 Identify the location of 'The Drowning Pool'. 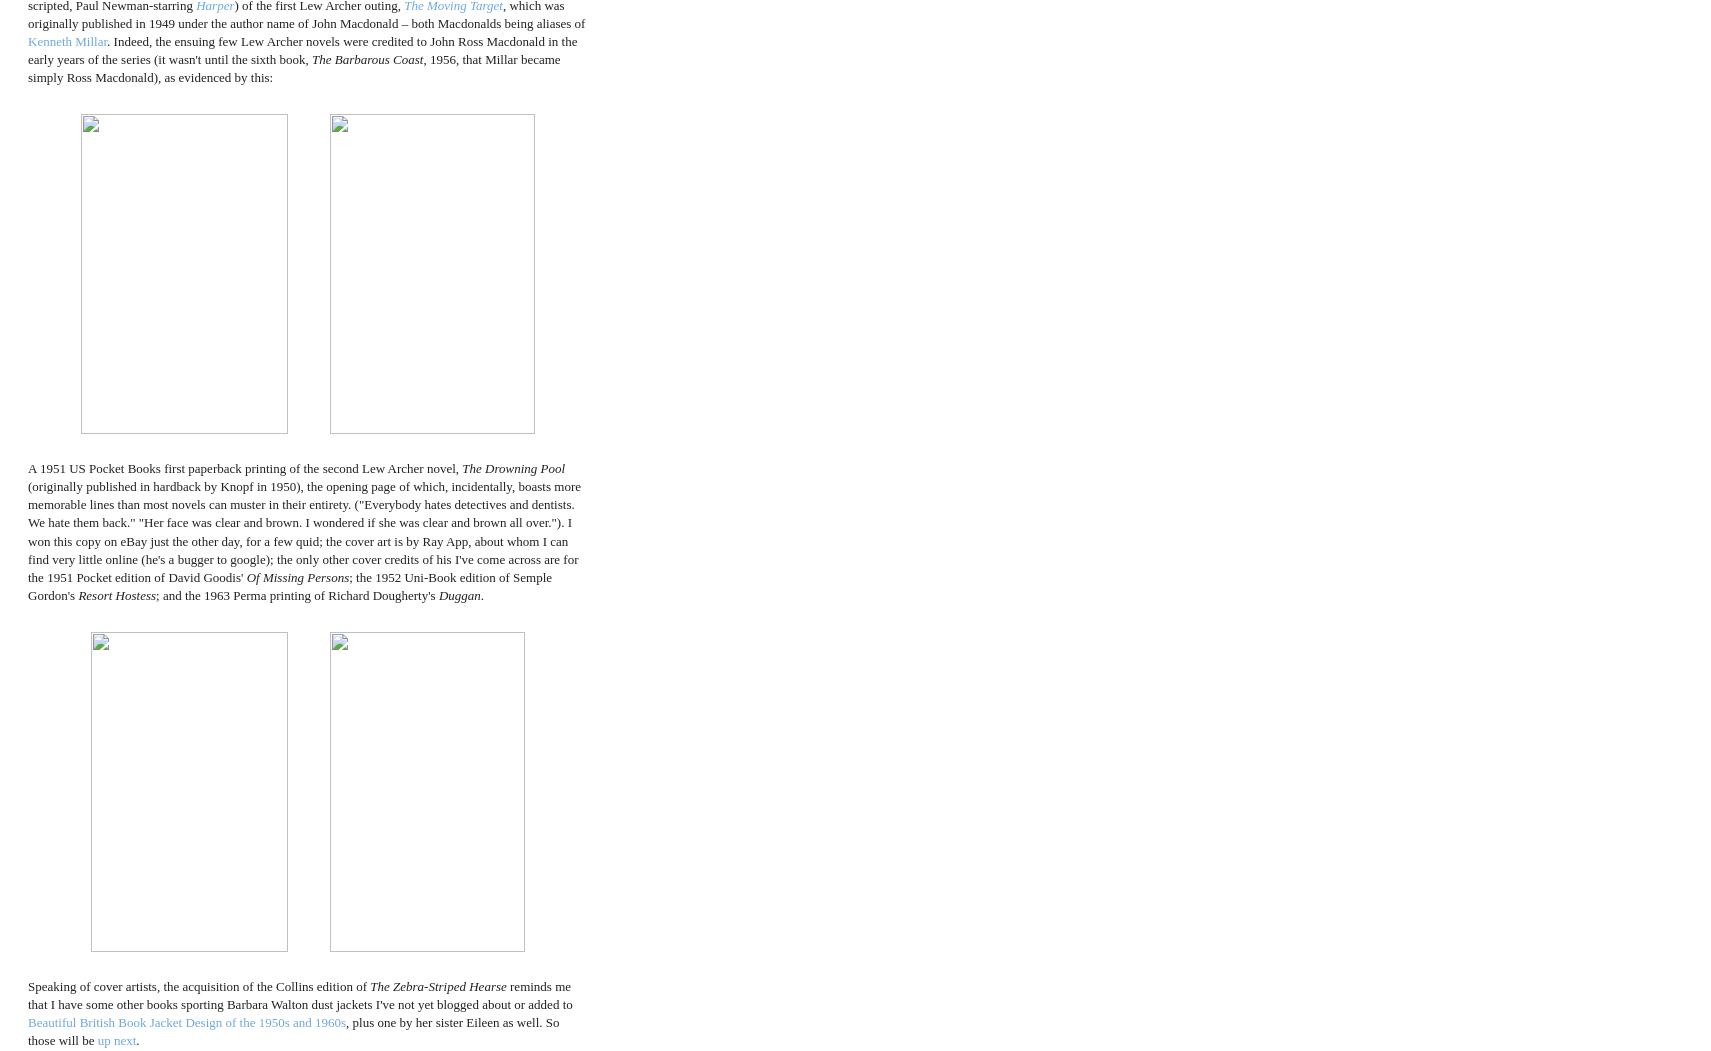
(513, 466).